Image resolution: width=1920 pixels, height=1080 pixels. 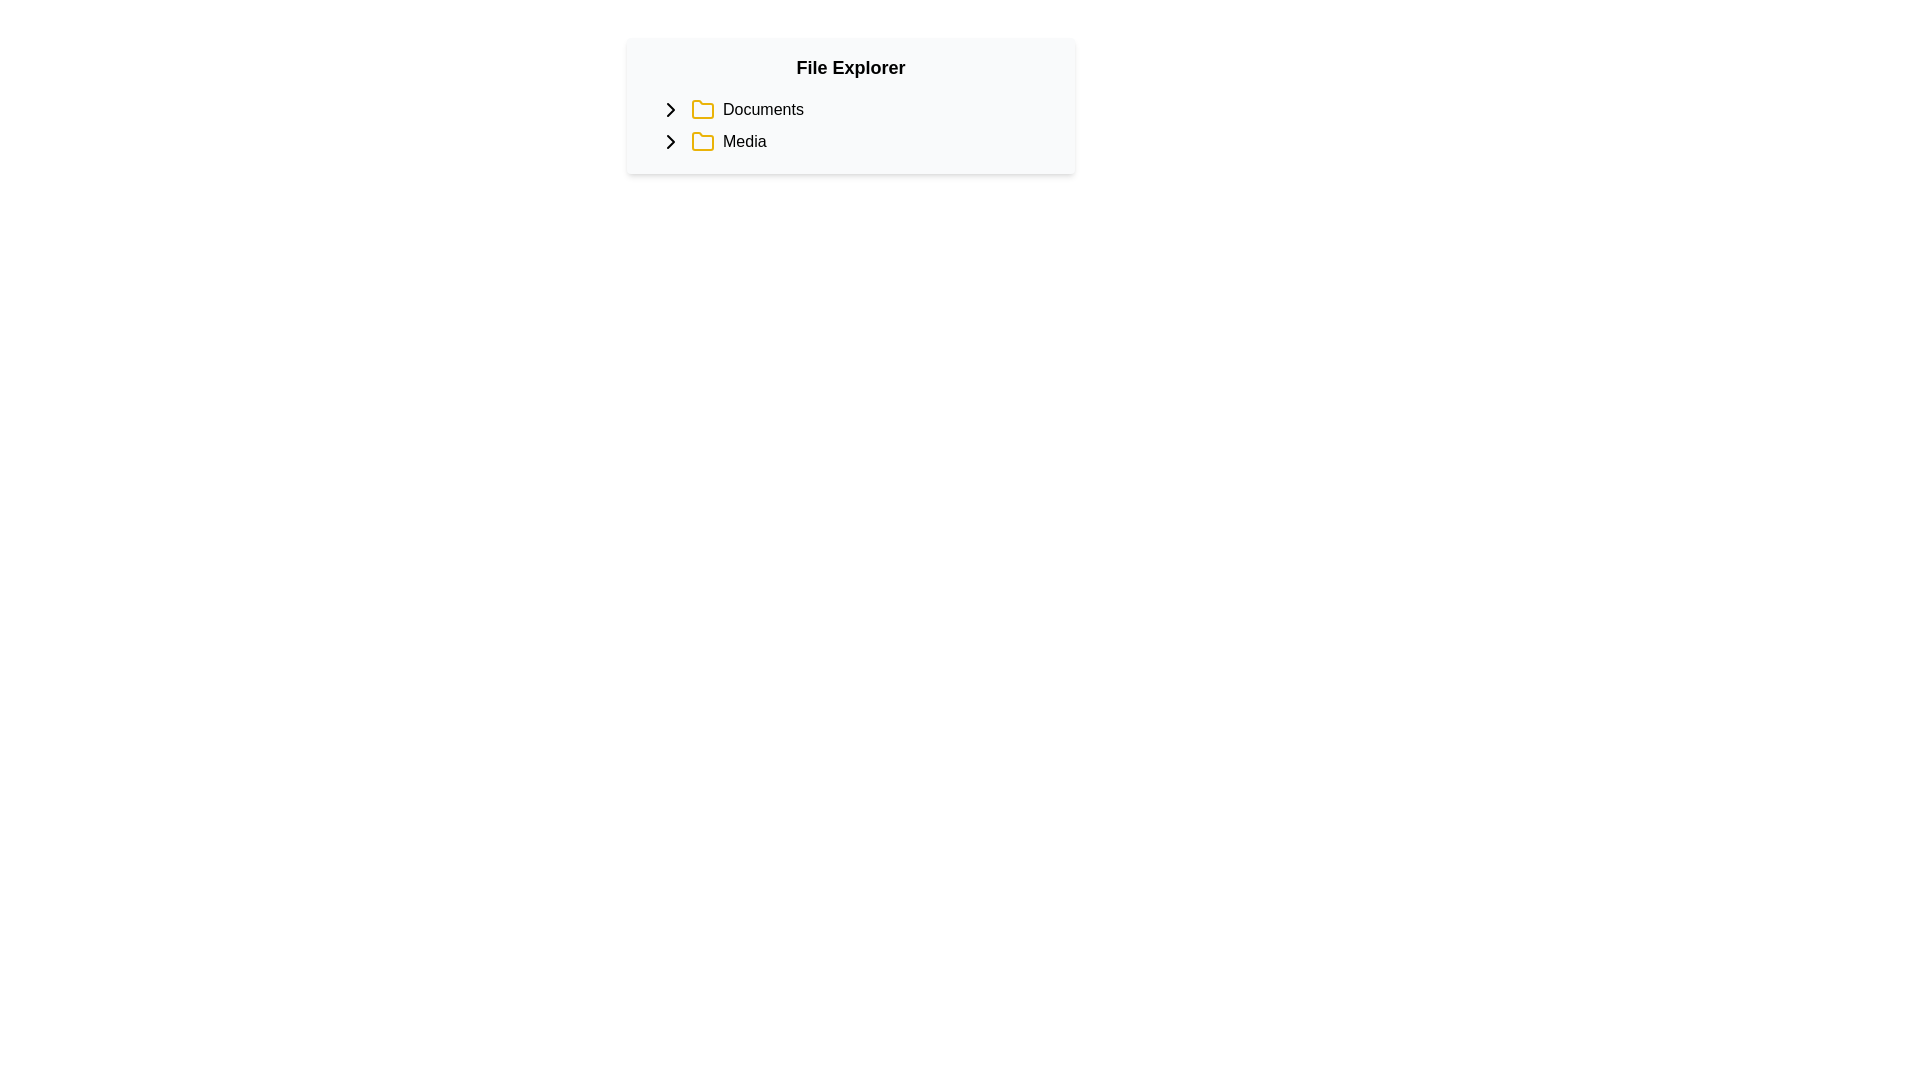 What do you see at coordinates (850, 105) in the screenshot?
I see `the 'File Explorer' navigation component` at bounding box center [850, 105].